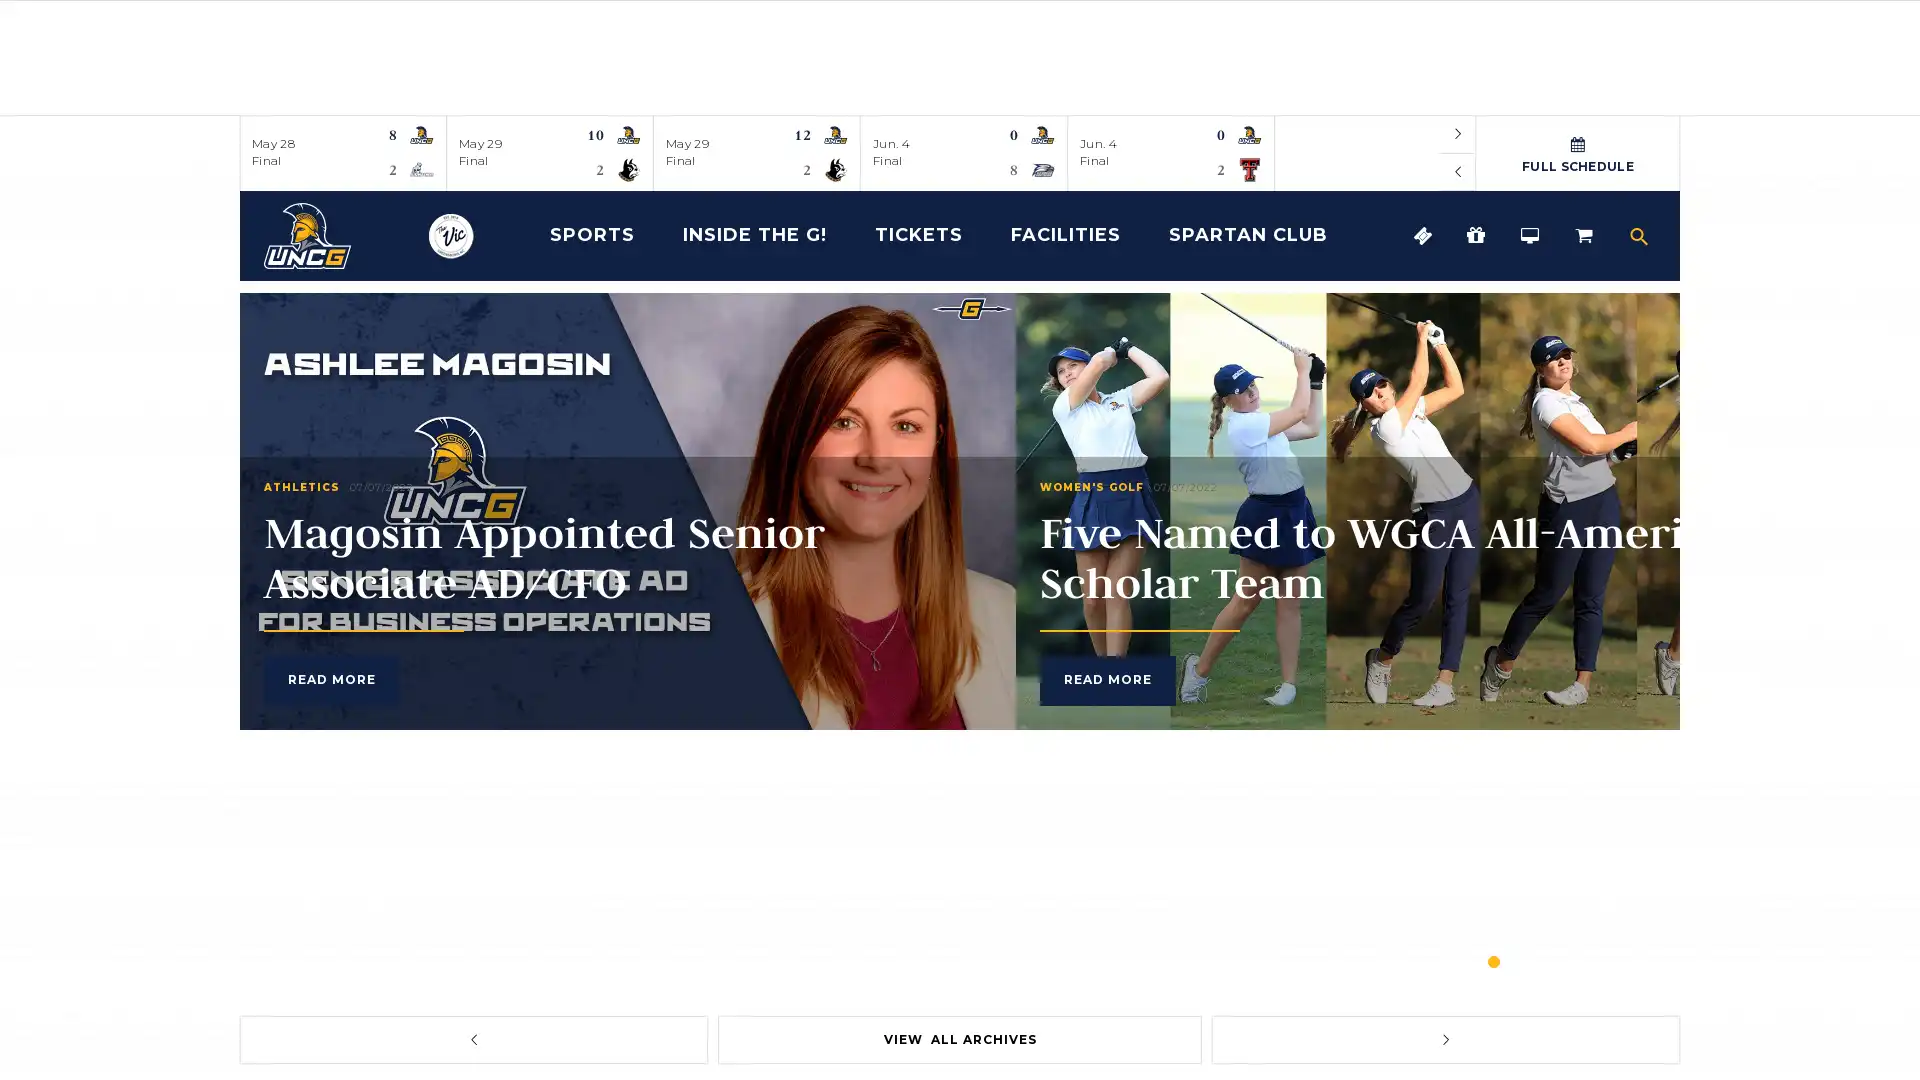  Describe the element at coordinates (472, 1039) in the screenshot. I see `previous` at that location.